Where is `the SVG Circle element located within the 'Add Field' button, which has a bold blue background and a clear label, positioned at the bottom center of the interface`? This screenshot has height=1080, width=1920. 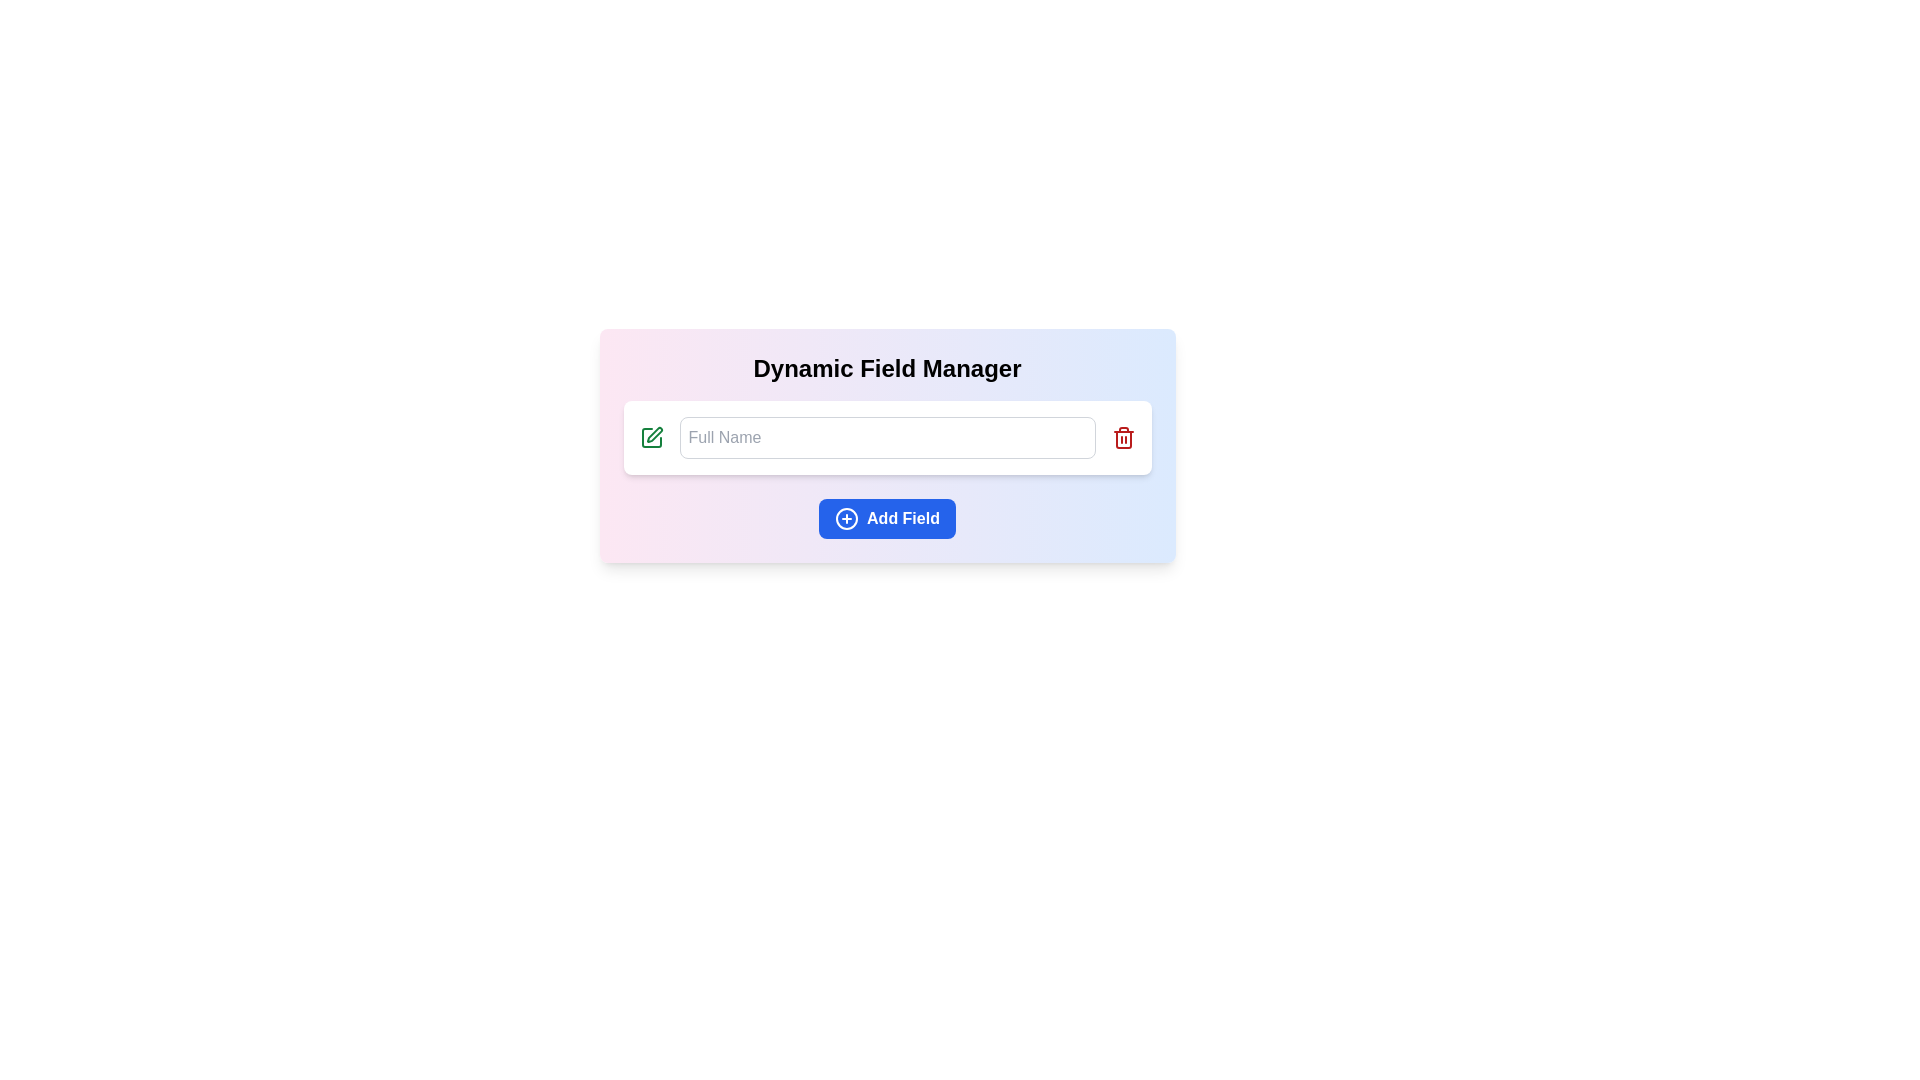 the SVG Circle element located within the 'Add Field' button, which has a bold blue background and a clear label, positioned at the bottom center of the interface is located at coordinates (847, 518).